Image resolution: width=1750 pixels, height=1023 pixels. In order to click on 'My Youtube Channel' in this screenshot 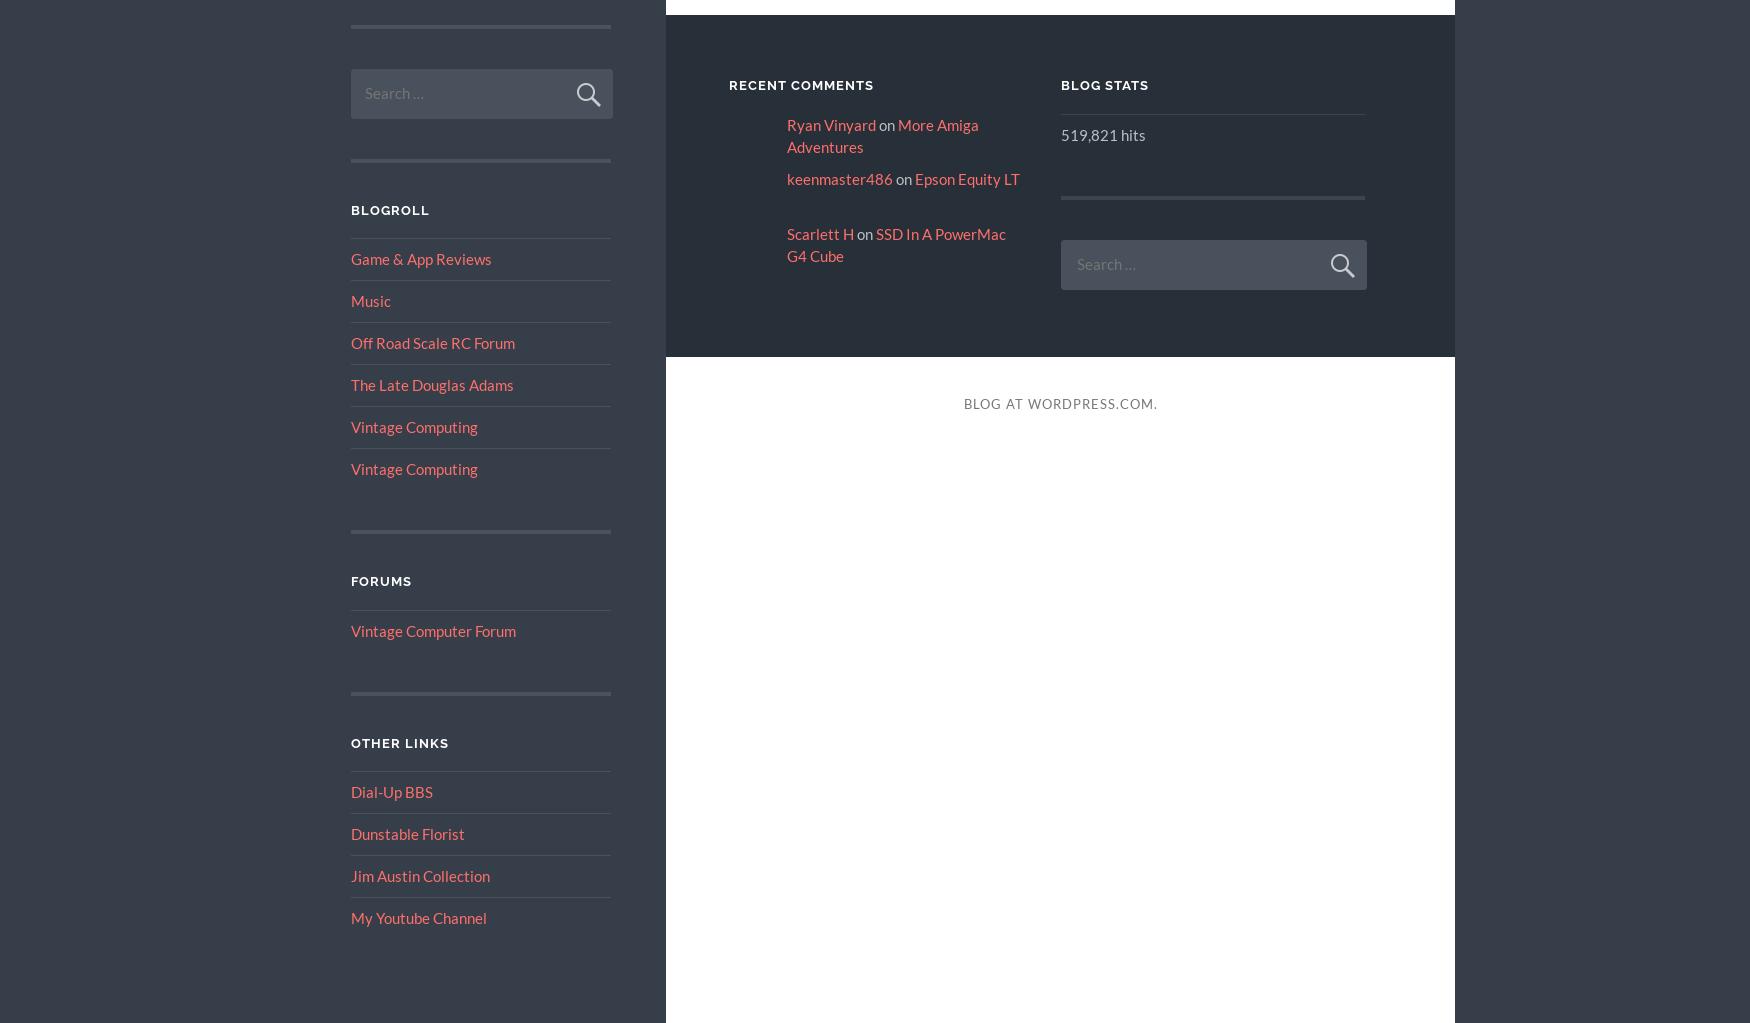, I will do `click(350, 917)`.